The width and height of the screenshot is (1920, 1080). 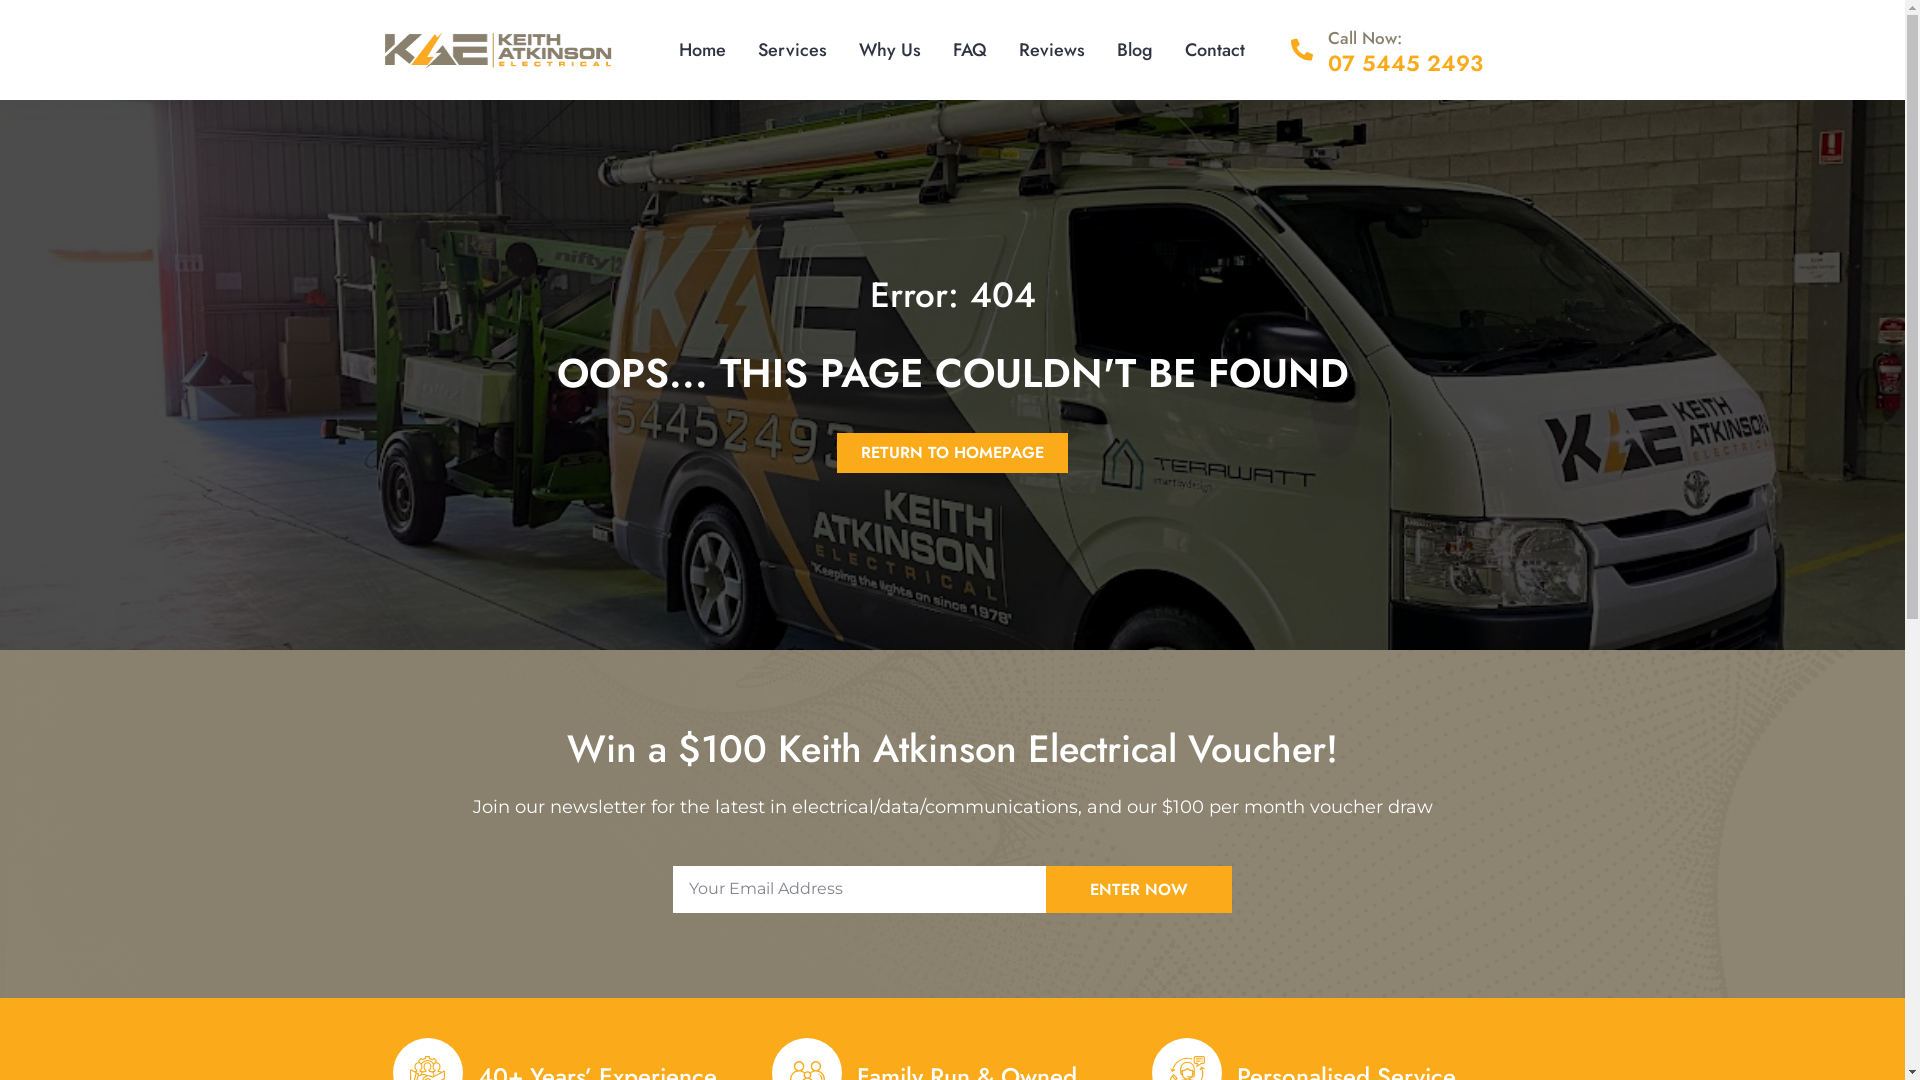 I want to click on 'Contact', so click(x=1213, y=49).